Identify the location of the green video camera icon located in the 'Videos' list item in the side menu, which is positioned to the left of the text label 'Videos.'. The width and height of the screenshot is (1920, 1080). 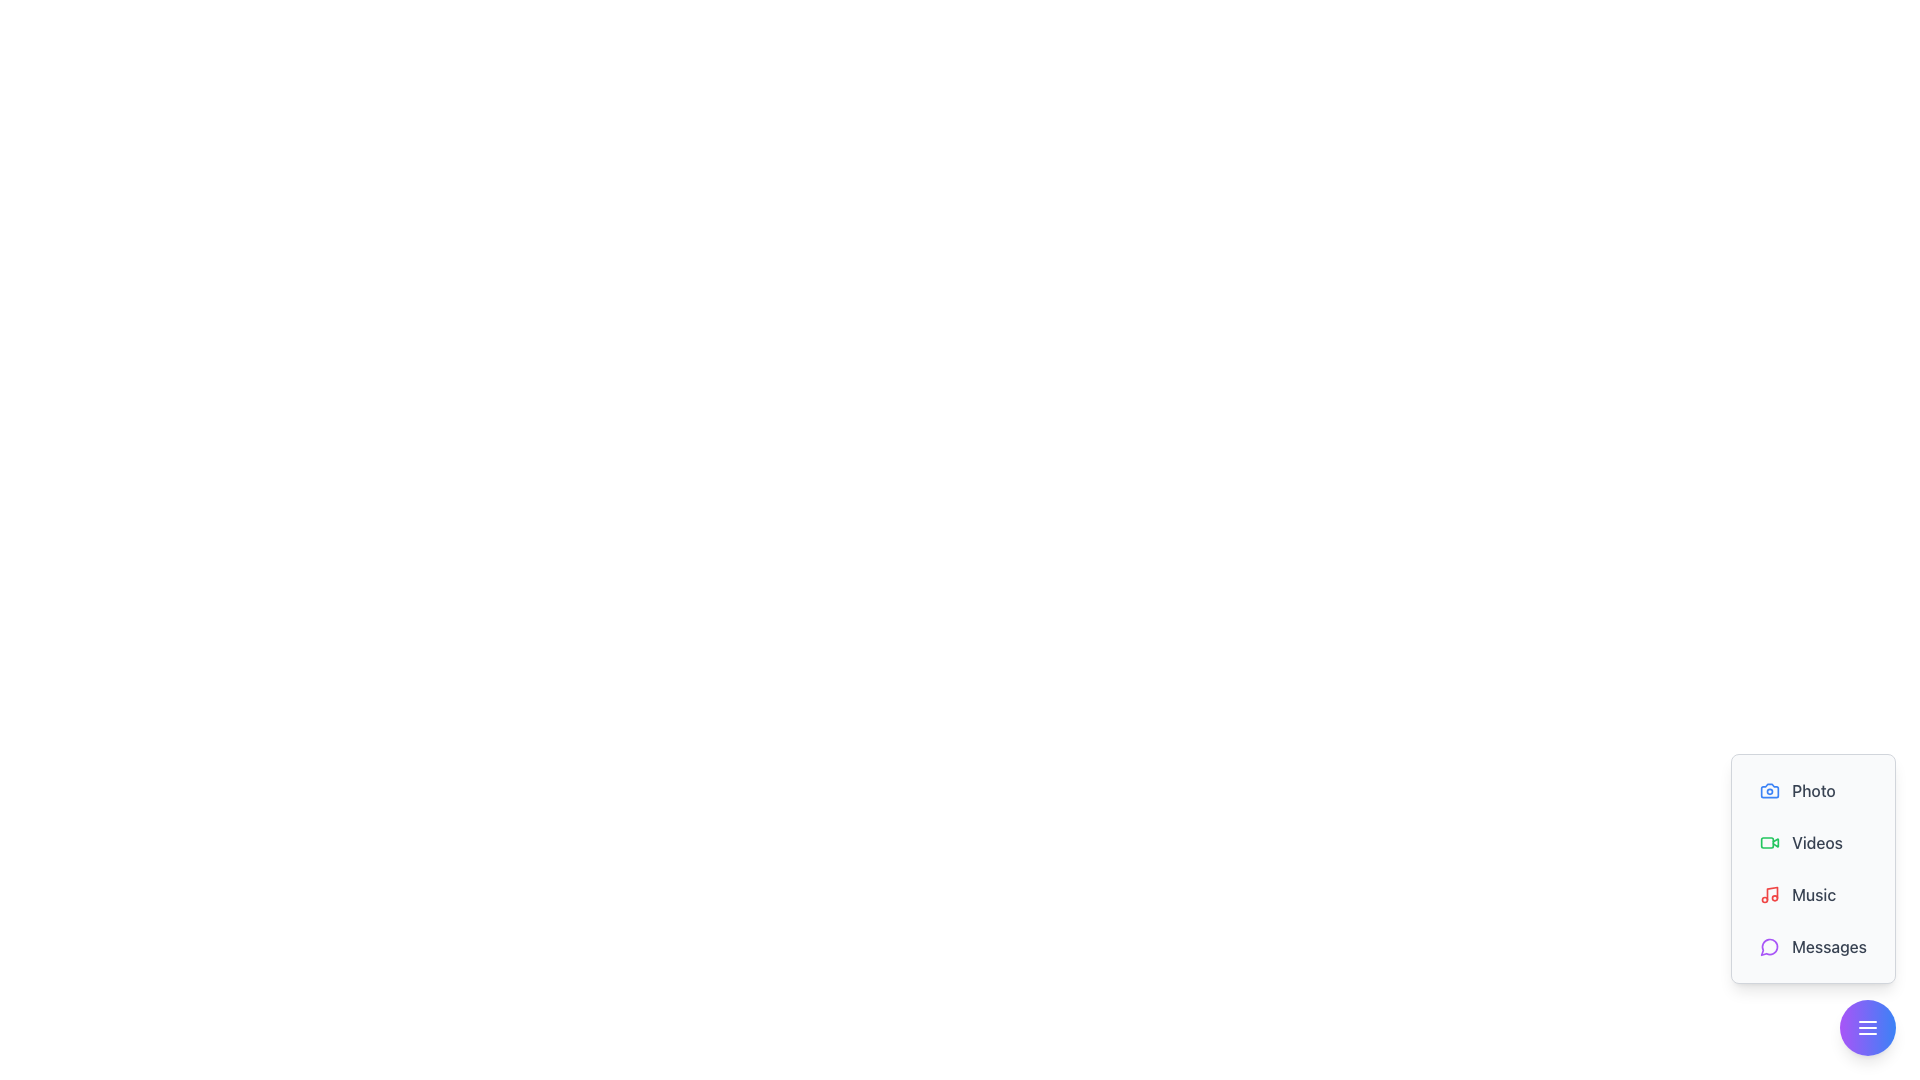
(1770, 843).